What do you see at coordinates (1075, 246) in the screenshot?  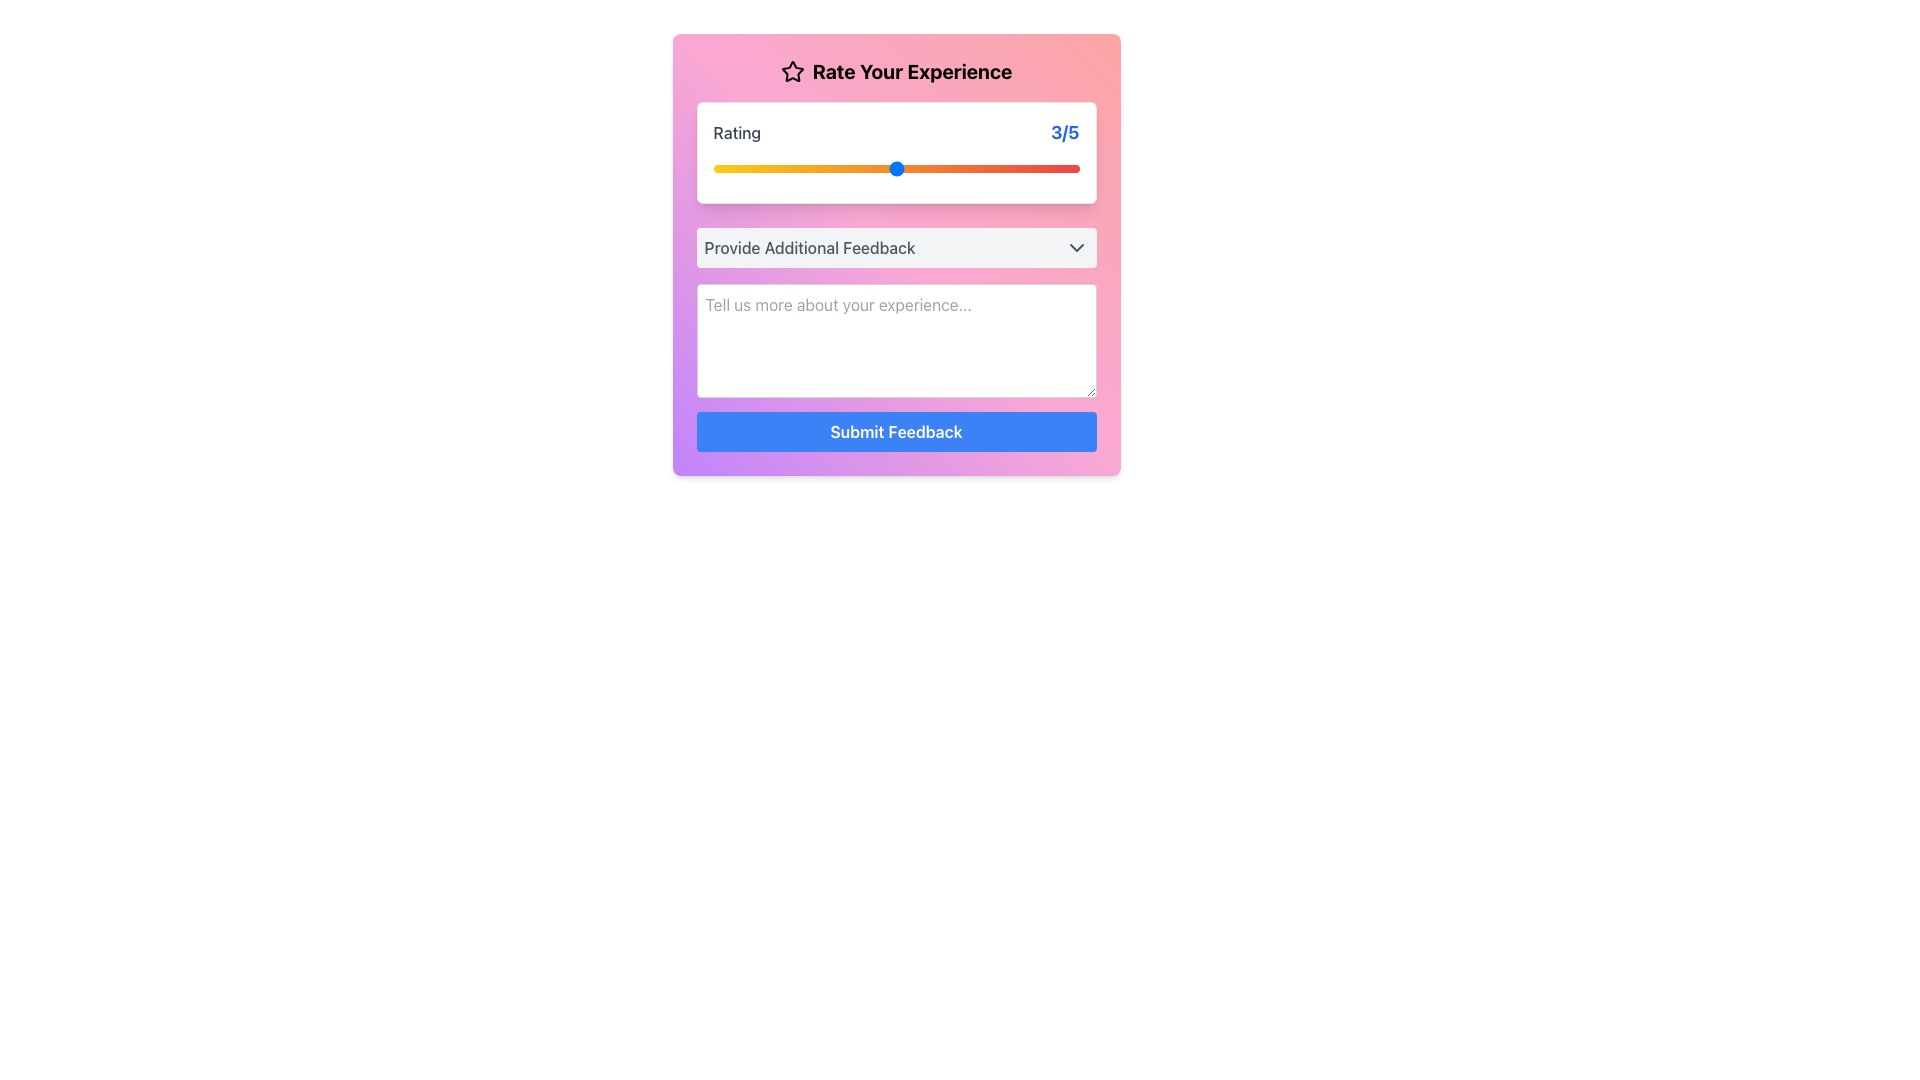 I see `the interactive dropdown arrow icon located to the right of the 'Provide Additional Feedback' text` at bounding box center [1075, 246].